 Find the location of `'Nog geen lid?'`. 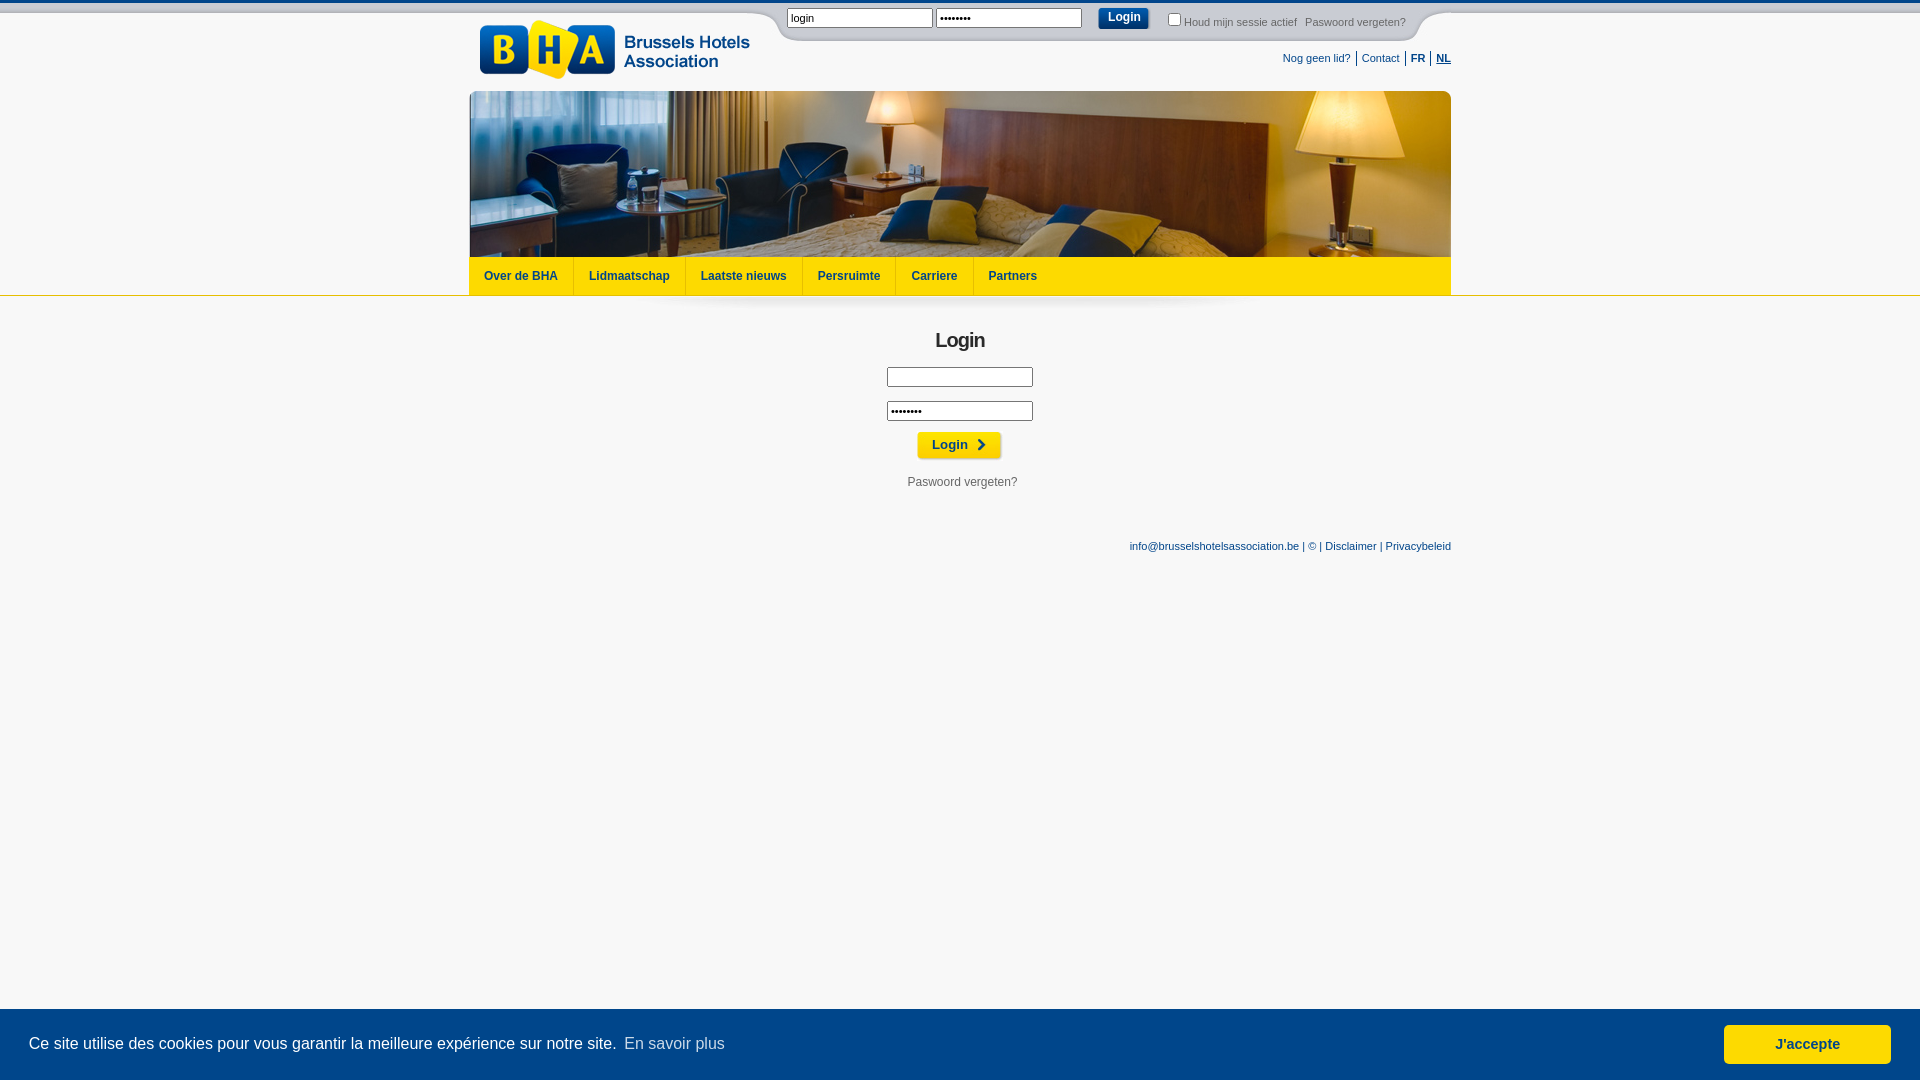

'Nog geen lid?' is located at coordinates (1282, 56).